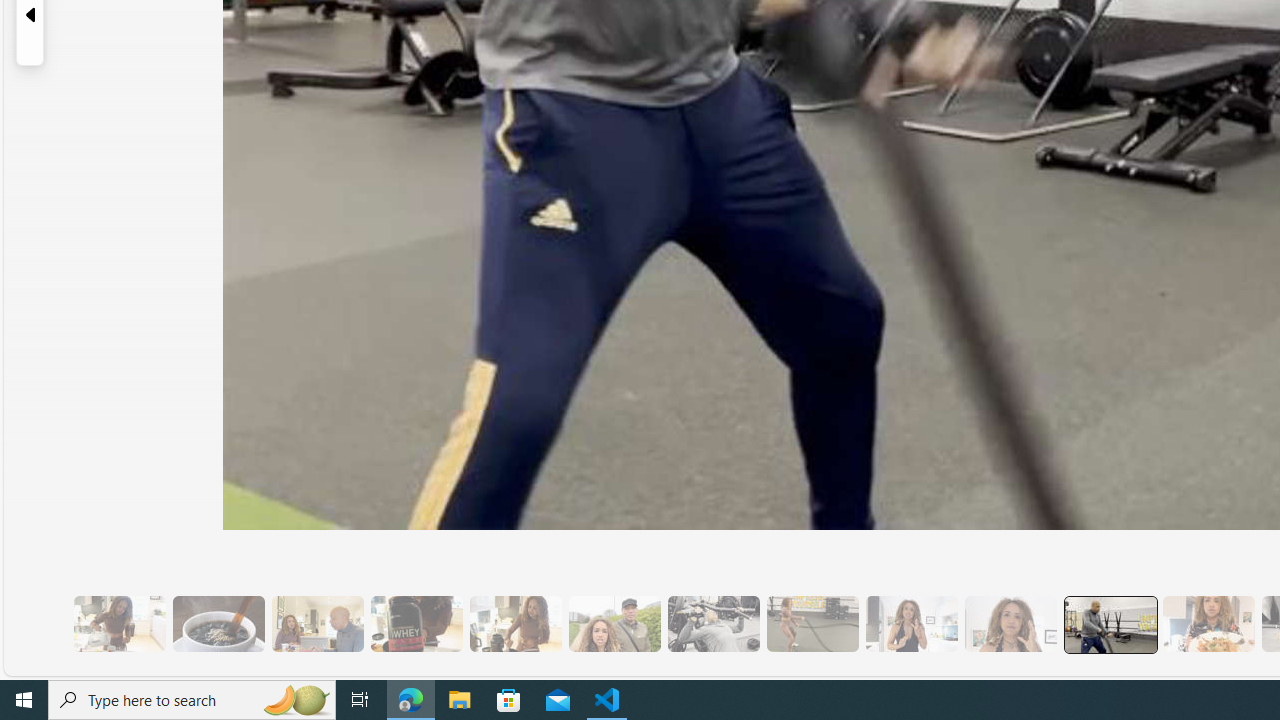 Image resolution: width=1280 pixels, height=720 pixels. I want to click on '9 They Do Bench Exercises', so click(713, 623).